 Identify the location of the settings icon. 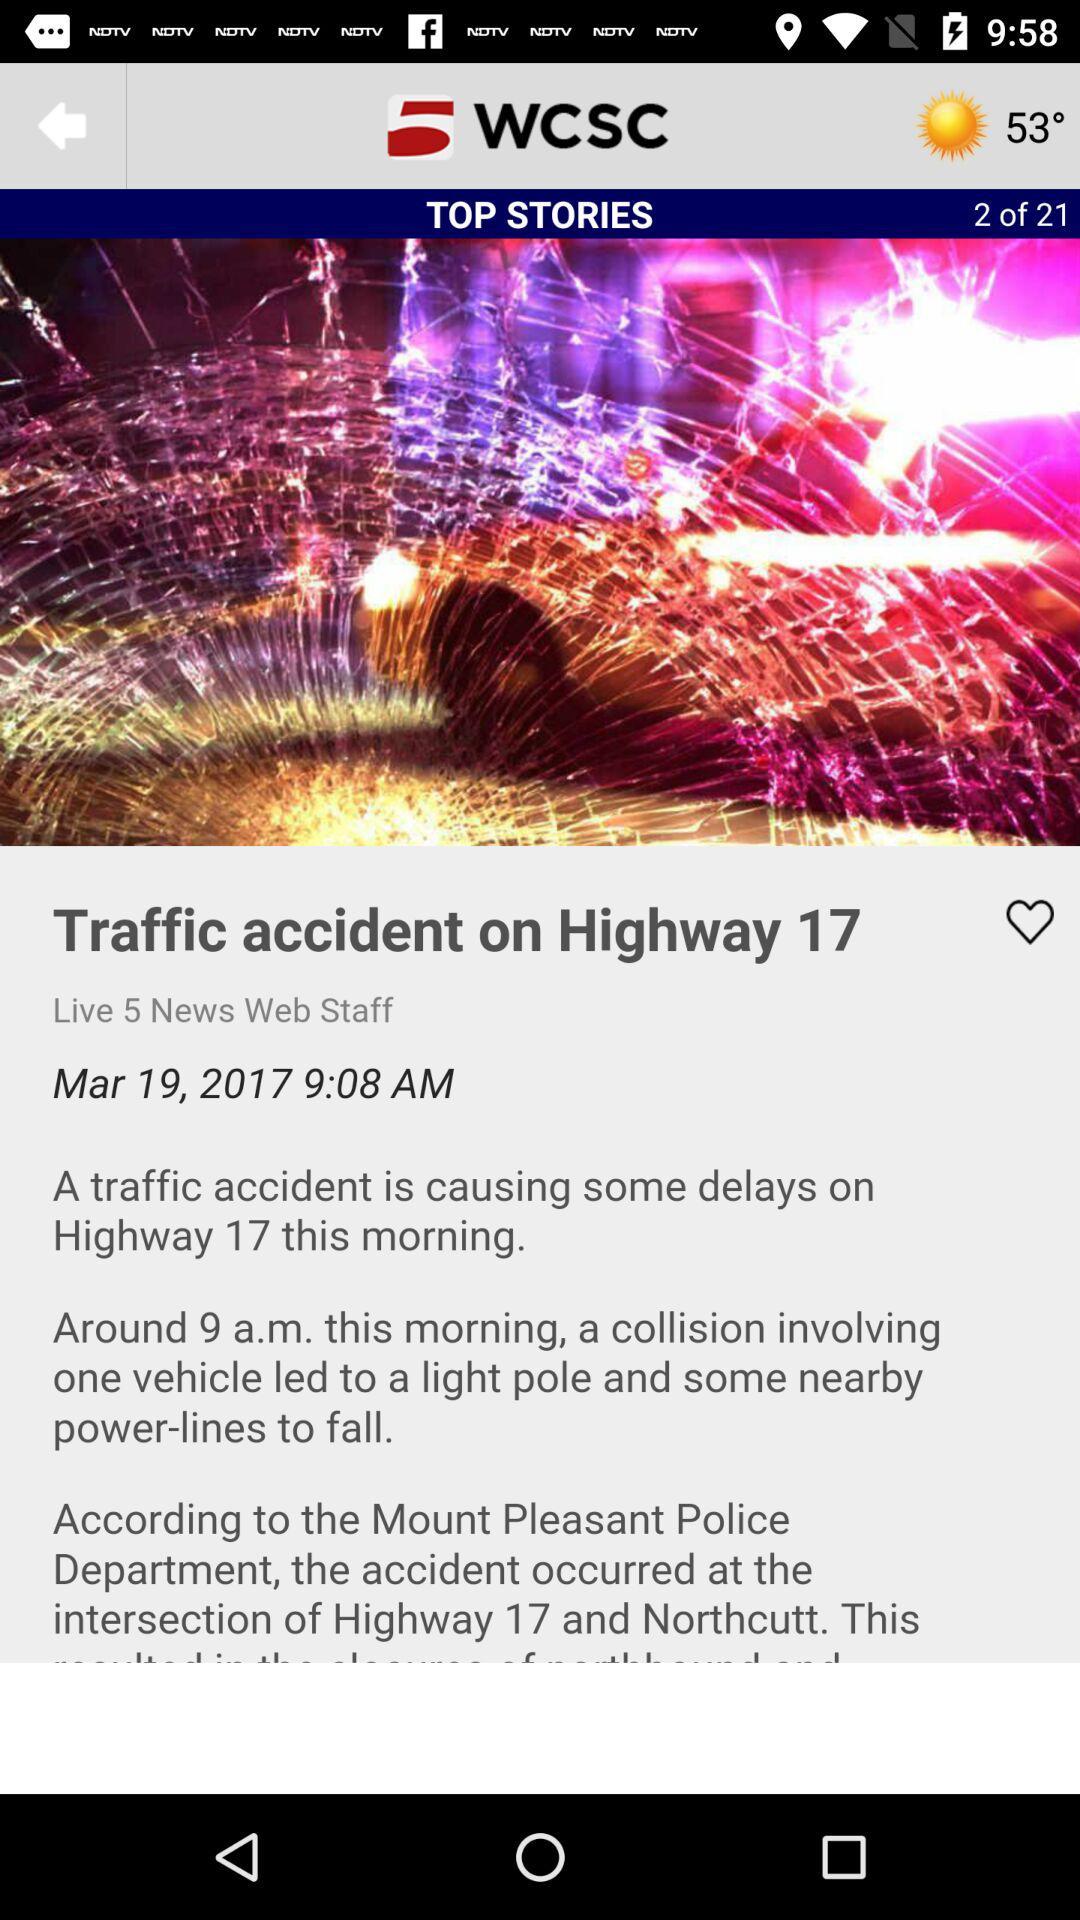
(988, 124).